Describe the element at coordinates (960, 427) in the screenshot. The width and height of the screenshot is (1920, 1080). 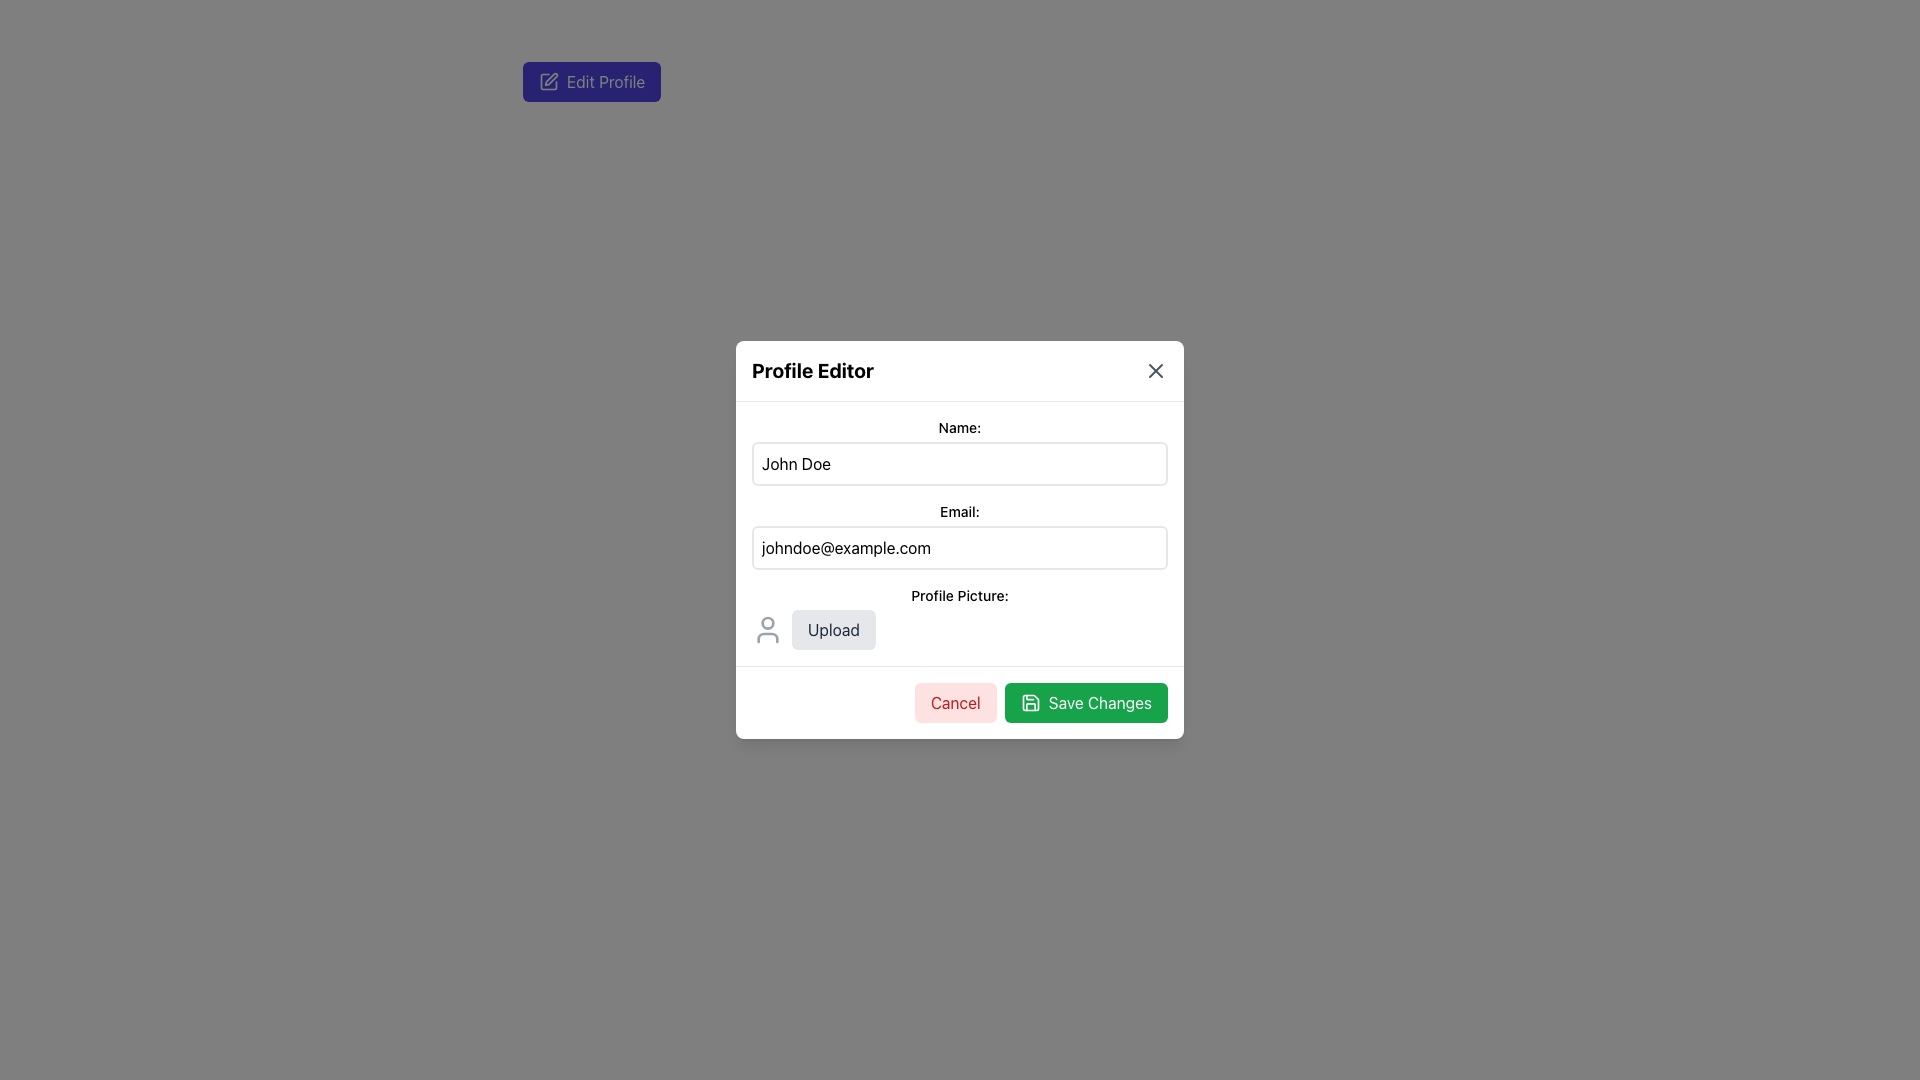
I see `the text label indicating the input field for entering a name, located at the top of the modal window above the 'John Doe' input field` at that location.